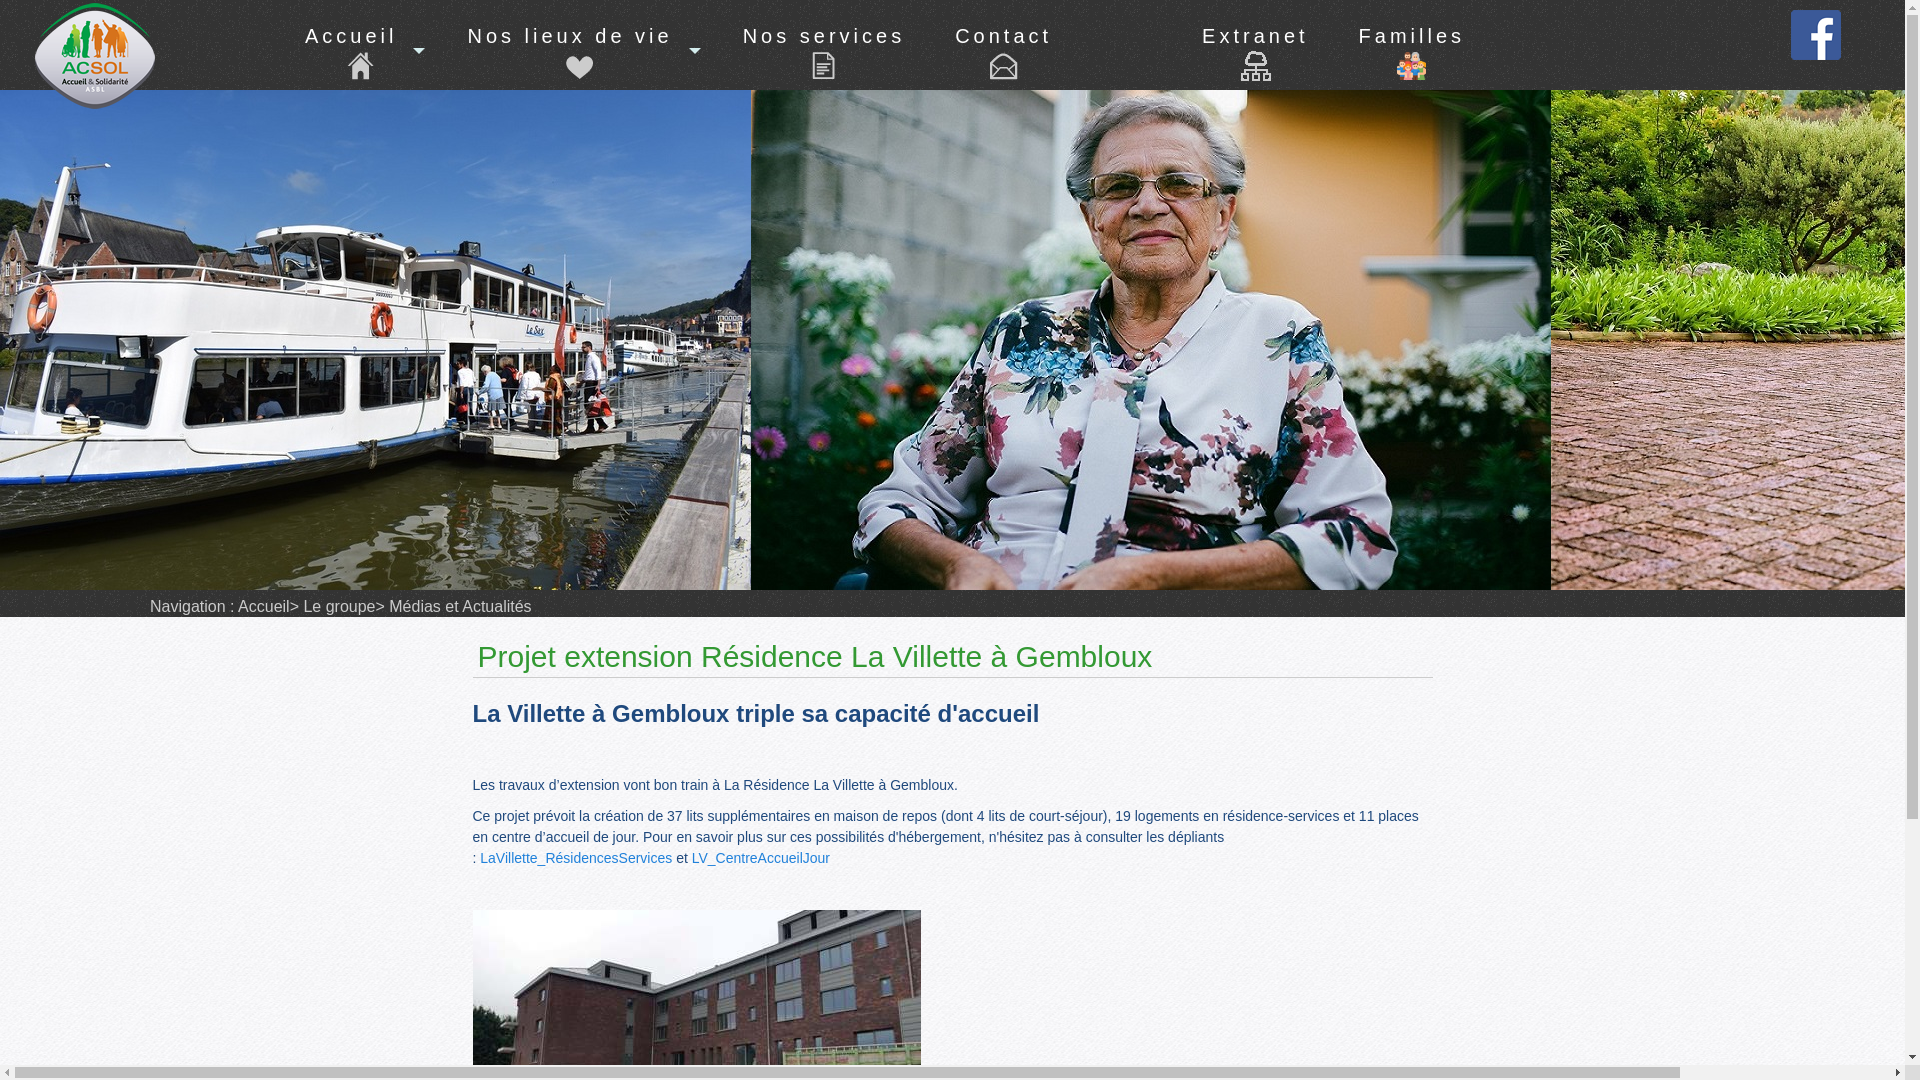  I want to click on 'Le groupe', so click(337, 605).